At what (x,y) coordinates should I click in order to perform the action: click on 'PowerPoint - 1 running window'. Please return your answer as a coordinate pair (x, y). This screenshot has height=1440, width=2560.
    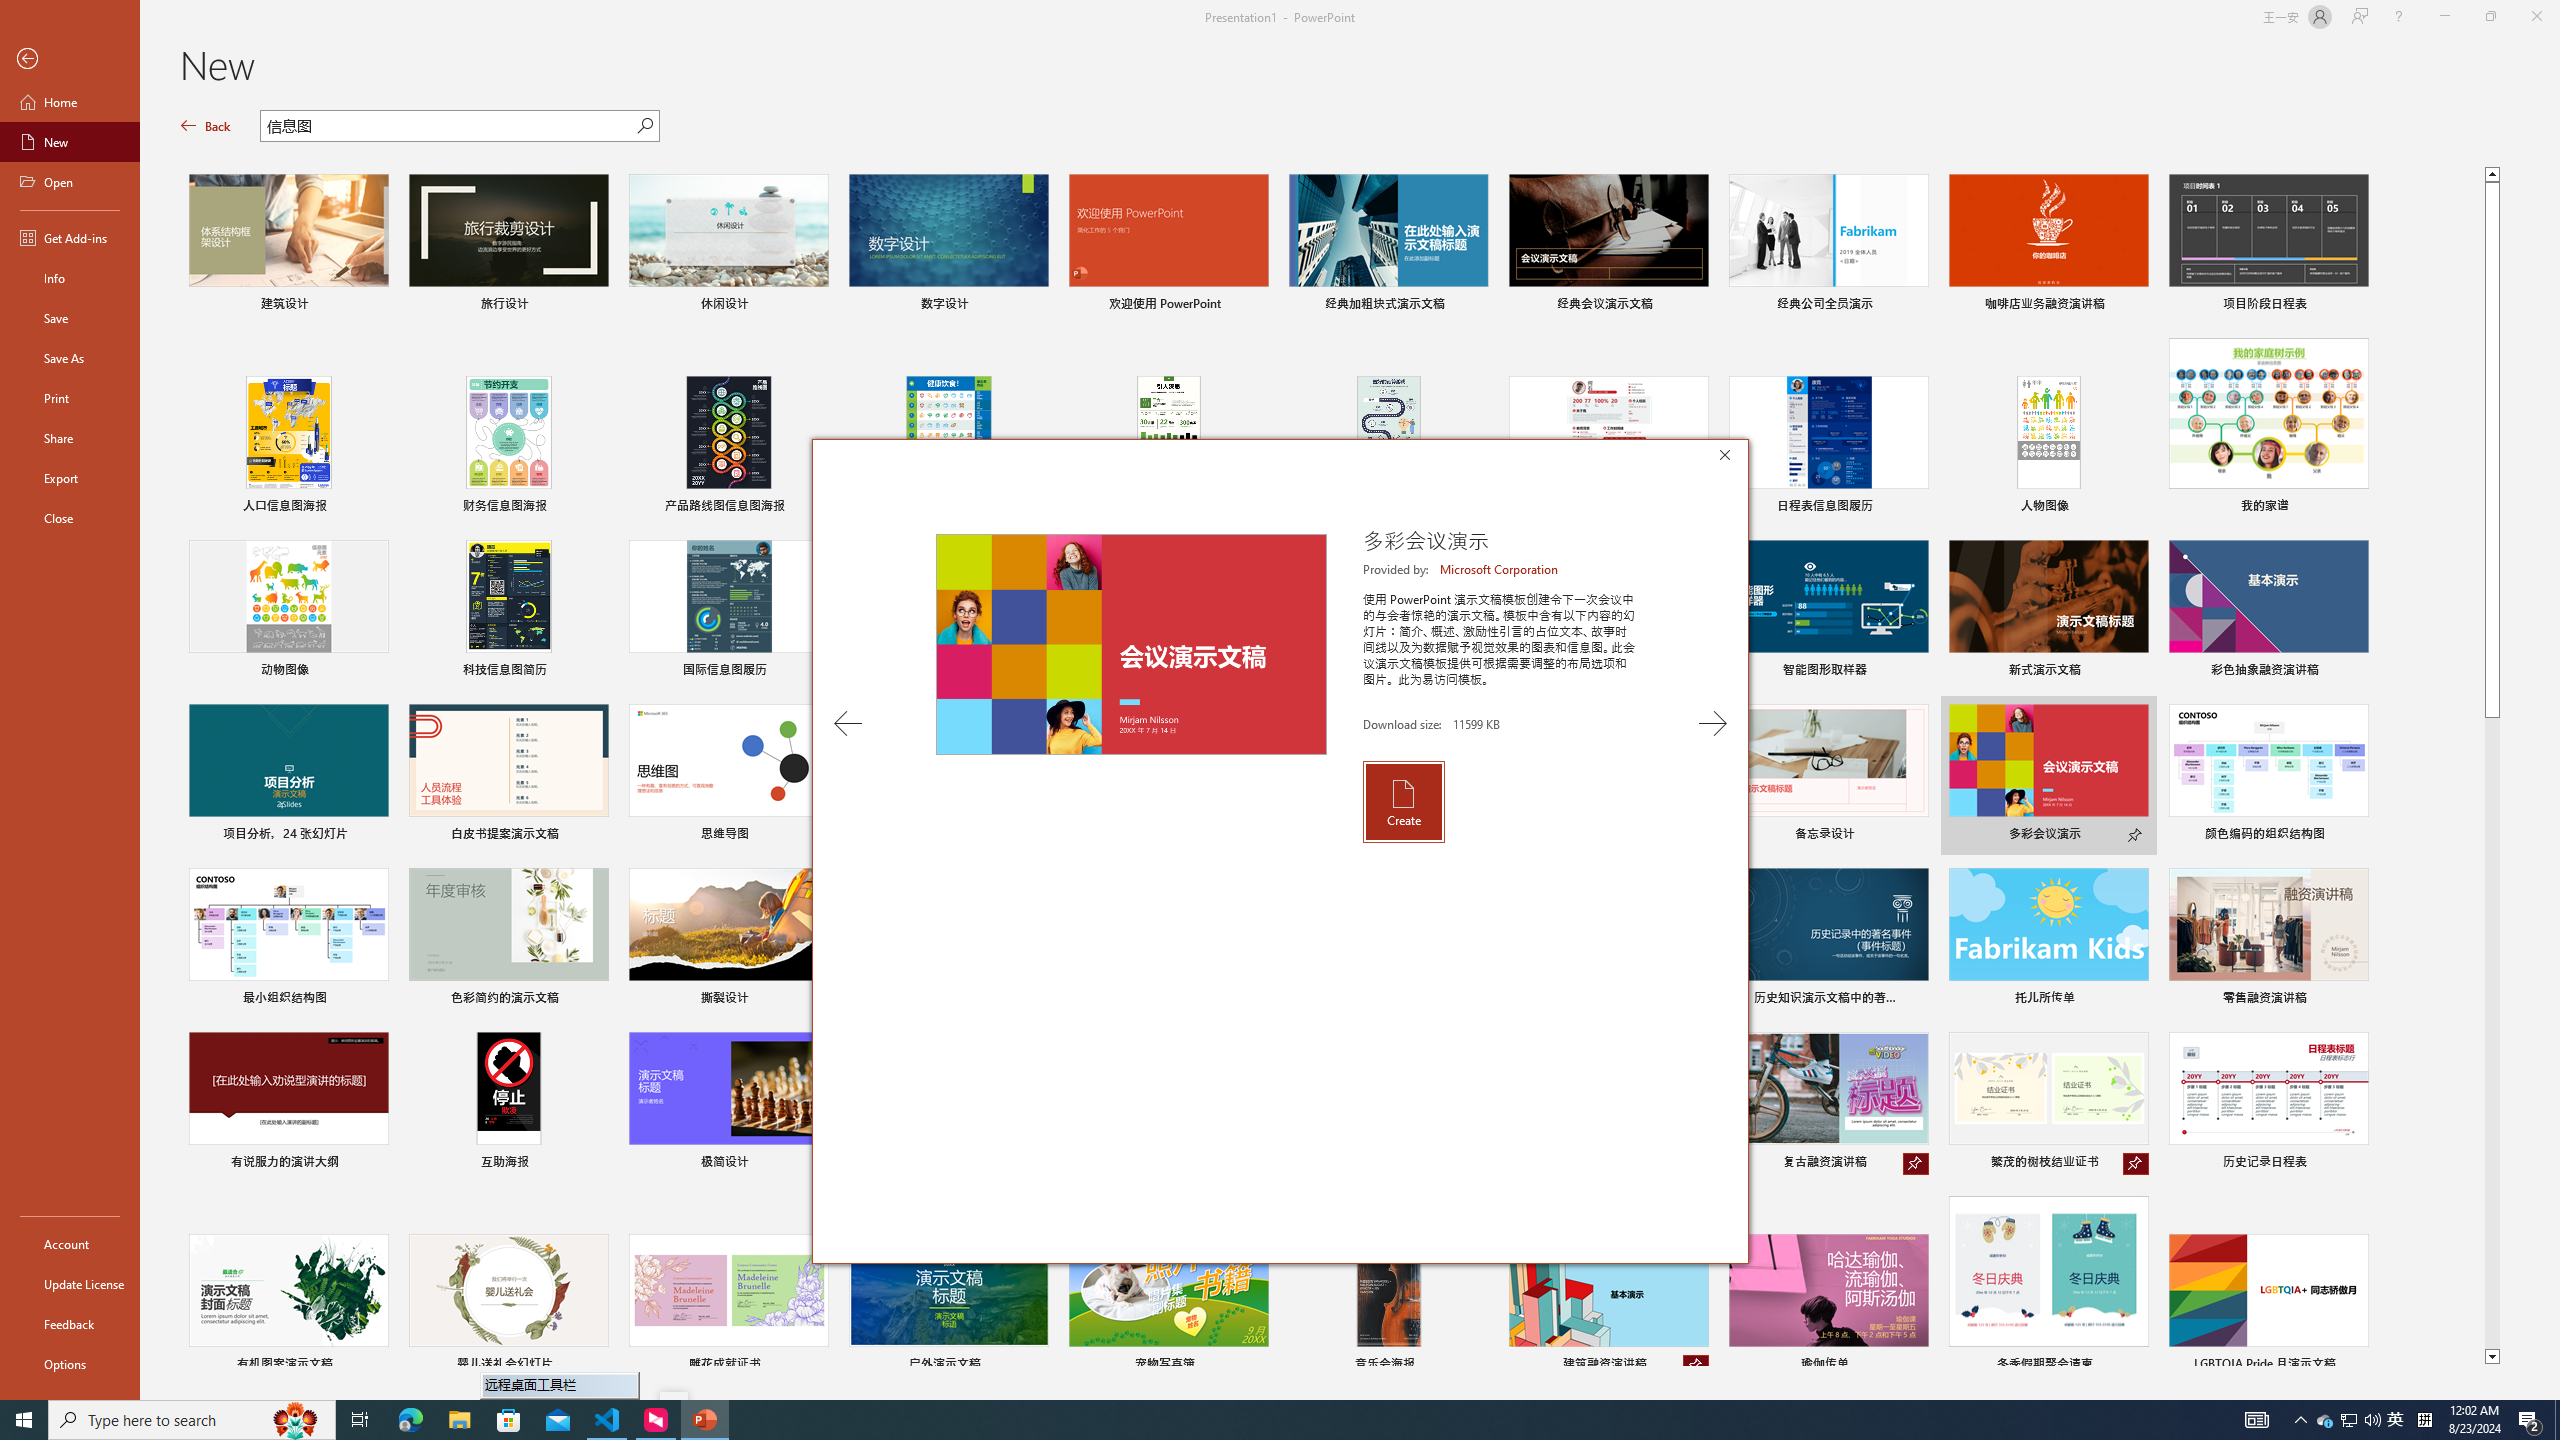
    Looking at the image, I should click on (705, 1418).